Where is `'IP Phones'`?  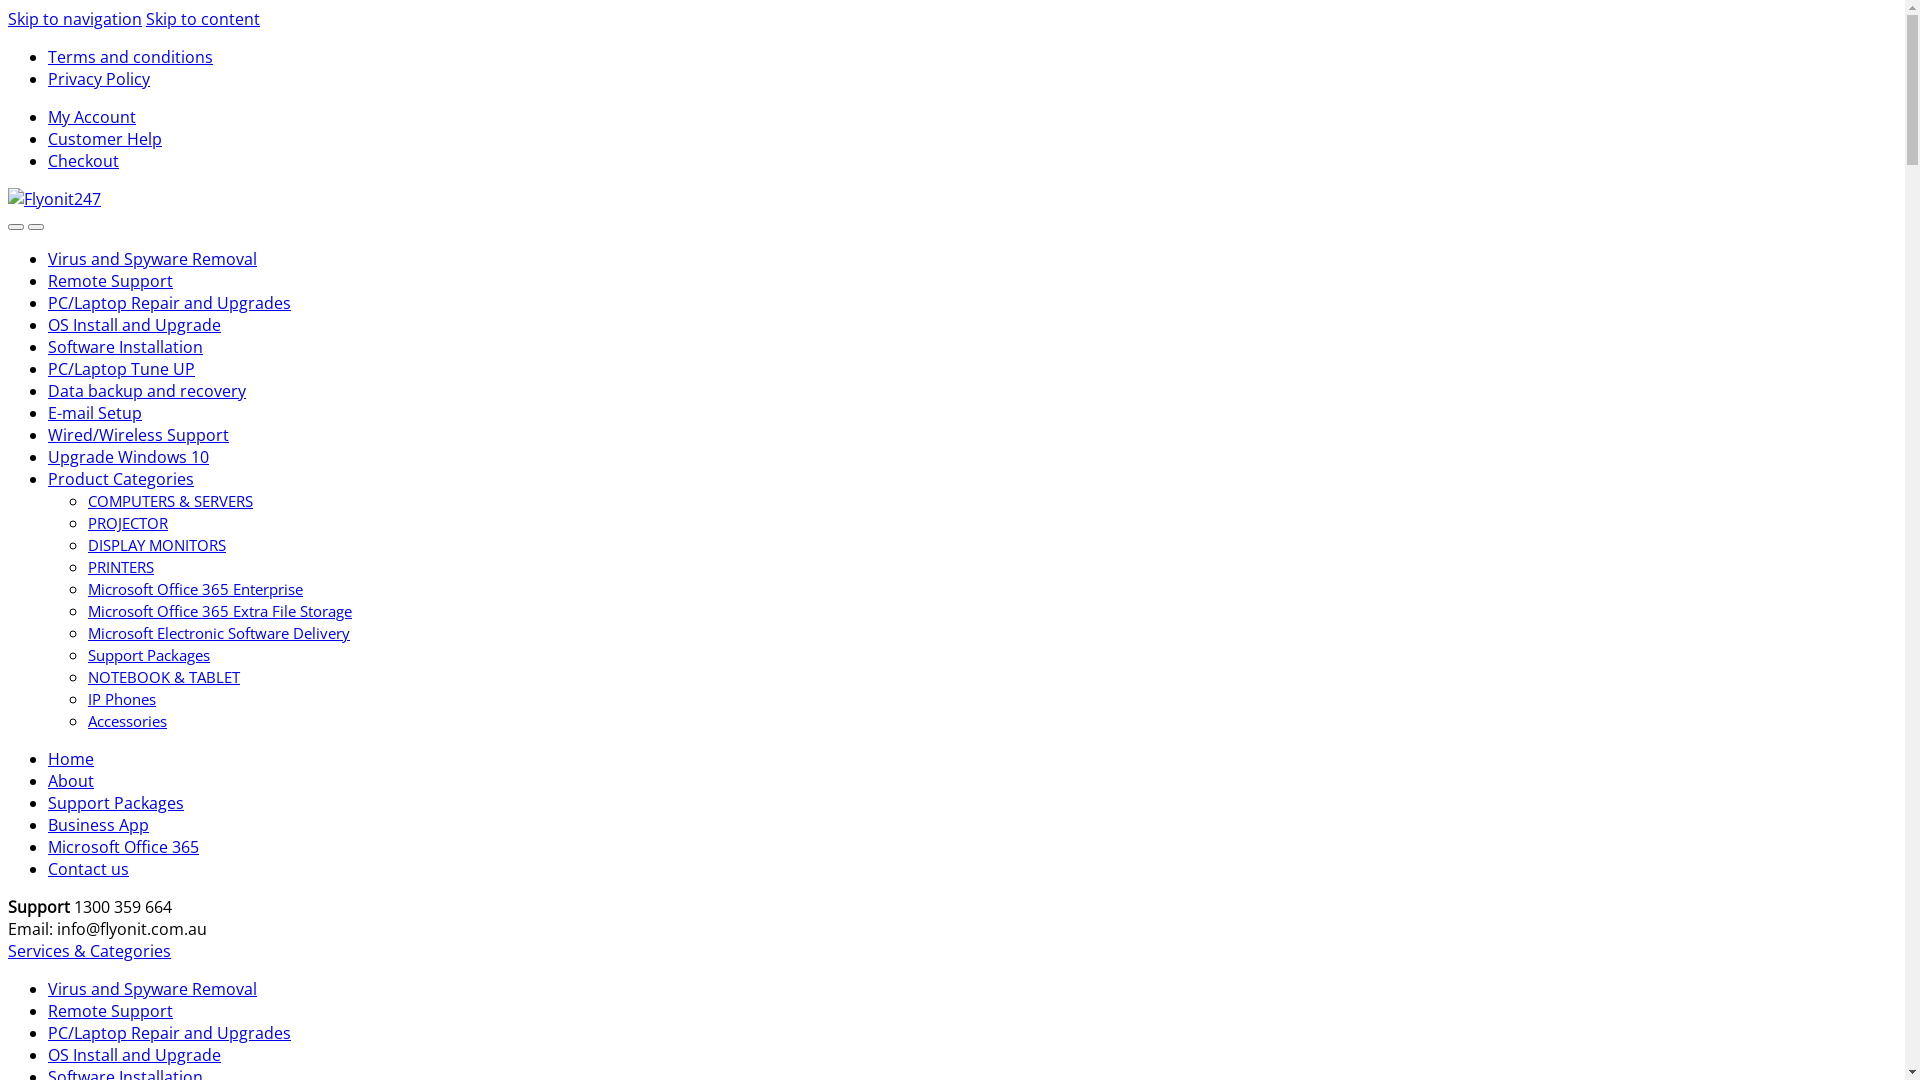 'IP Phones' is located at coordinates (120, 697).